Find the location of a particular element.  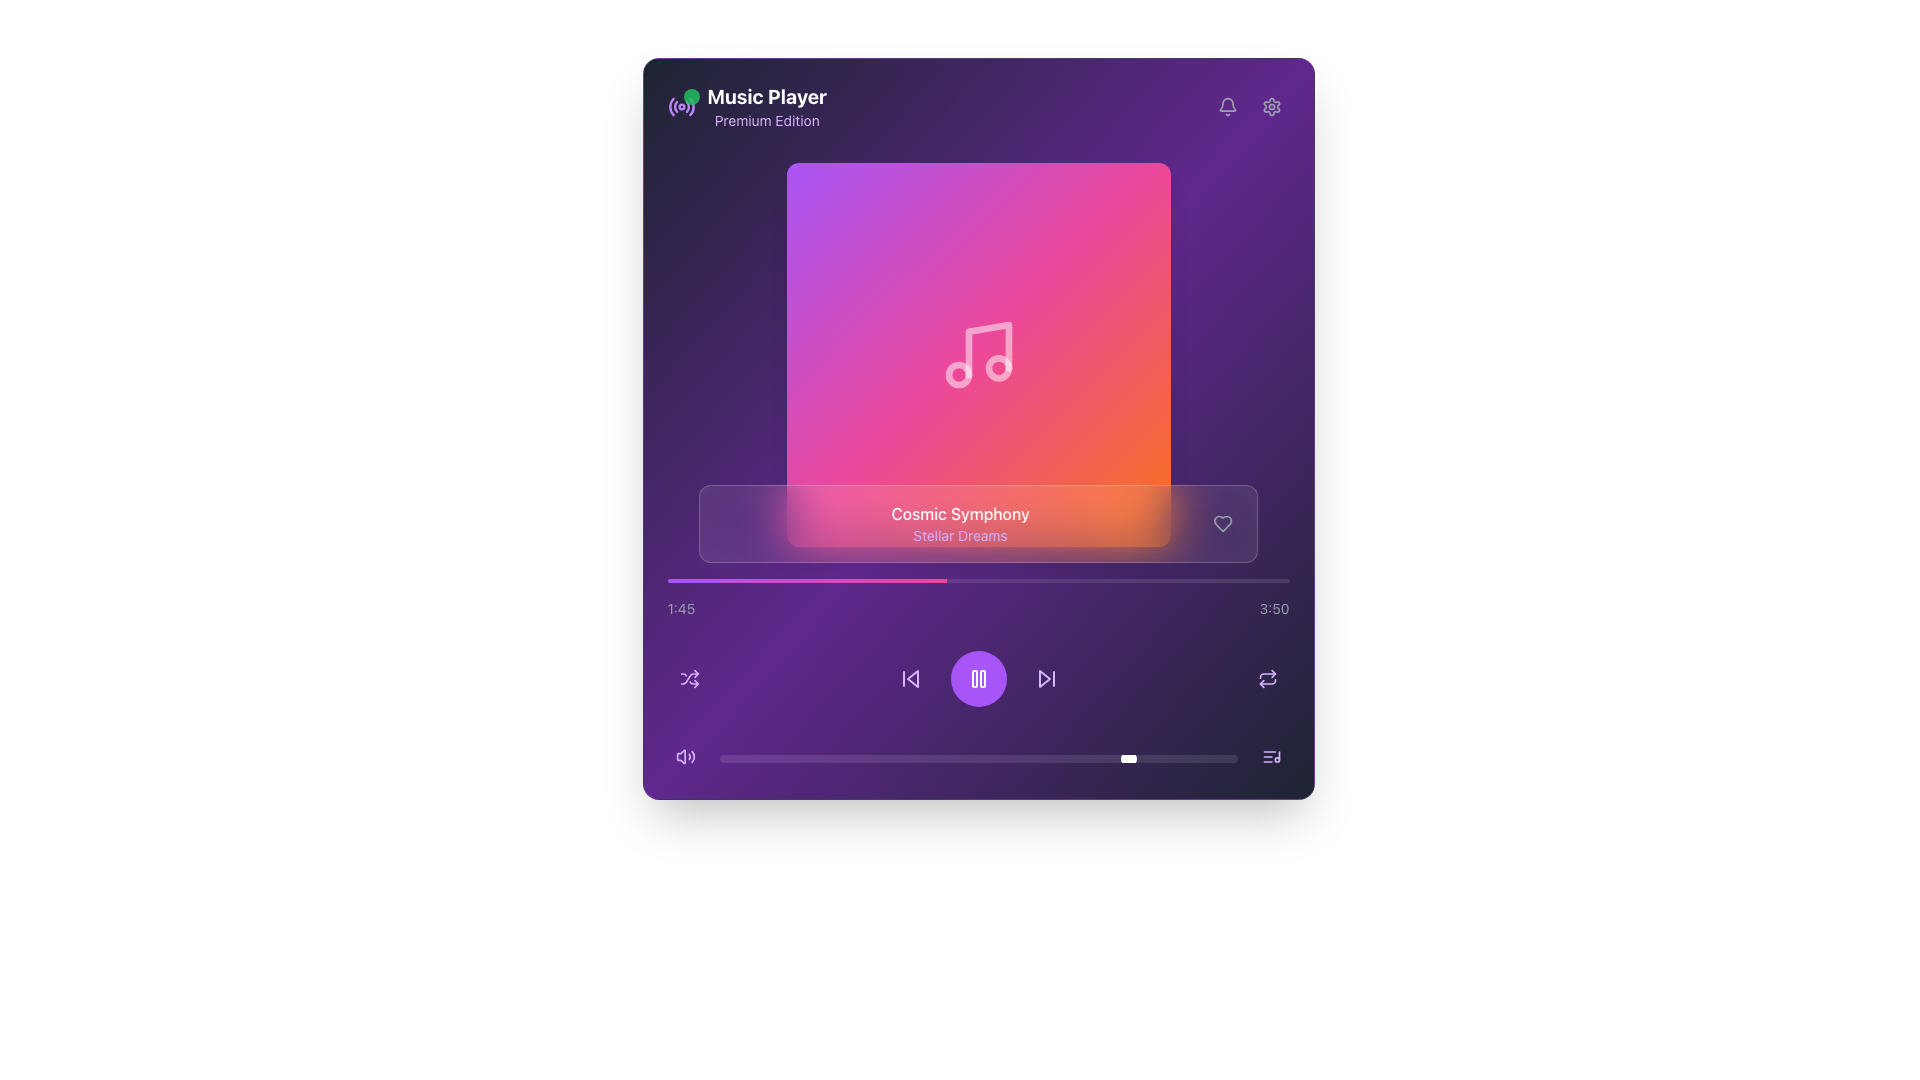

the interactive text element displaying the current media title and subtitle, located below the musical note image is located at coordinates (978, 523).